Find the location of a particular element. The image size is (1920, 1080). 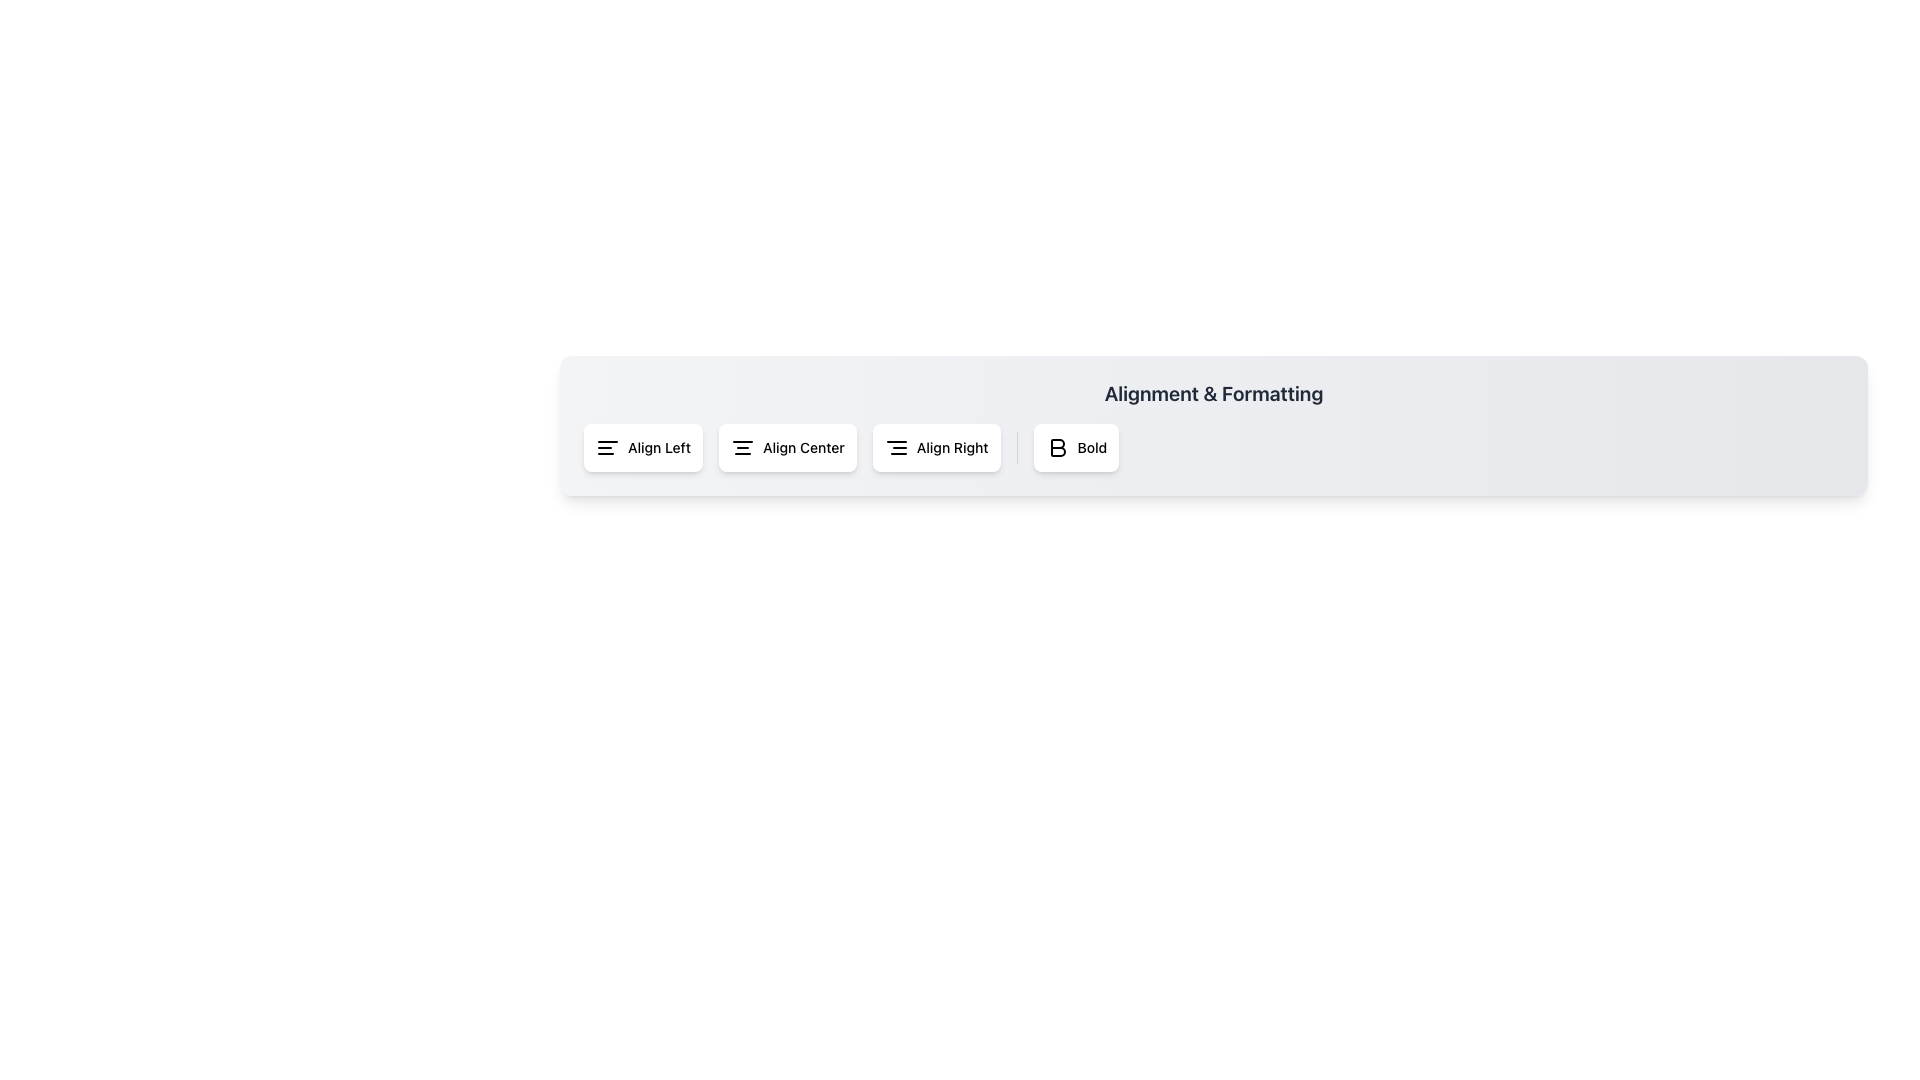

the 'Align Right' text label, which is the third button in the horizontal toolbar, styled with a smaller font size and medium weight, next to an alignment icon is located at coordinates (951, 446).